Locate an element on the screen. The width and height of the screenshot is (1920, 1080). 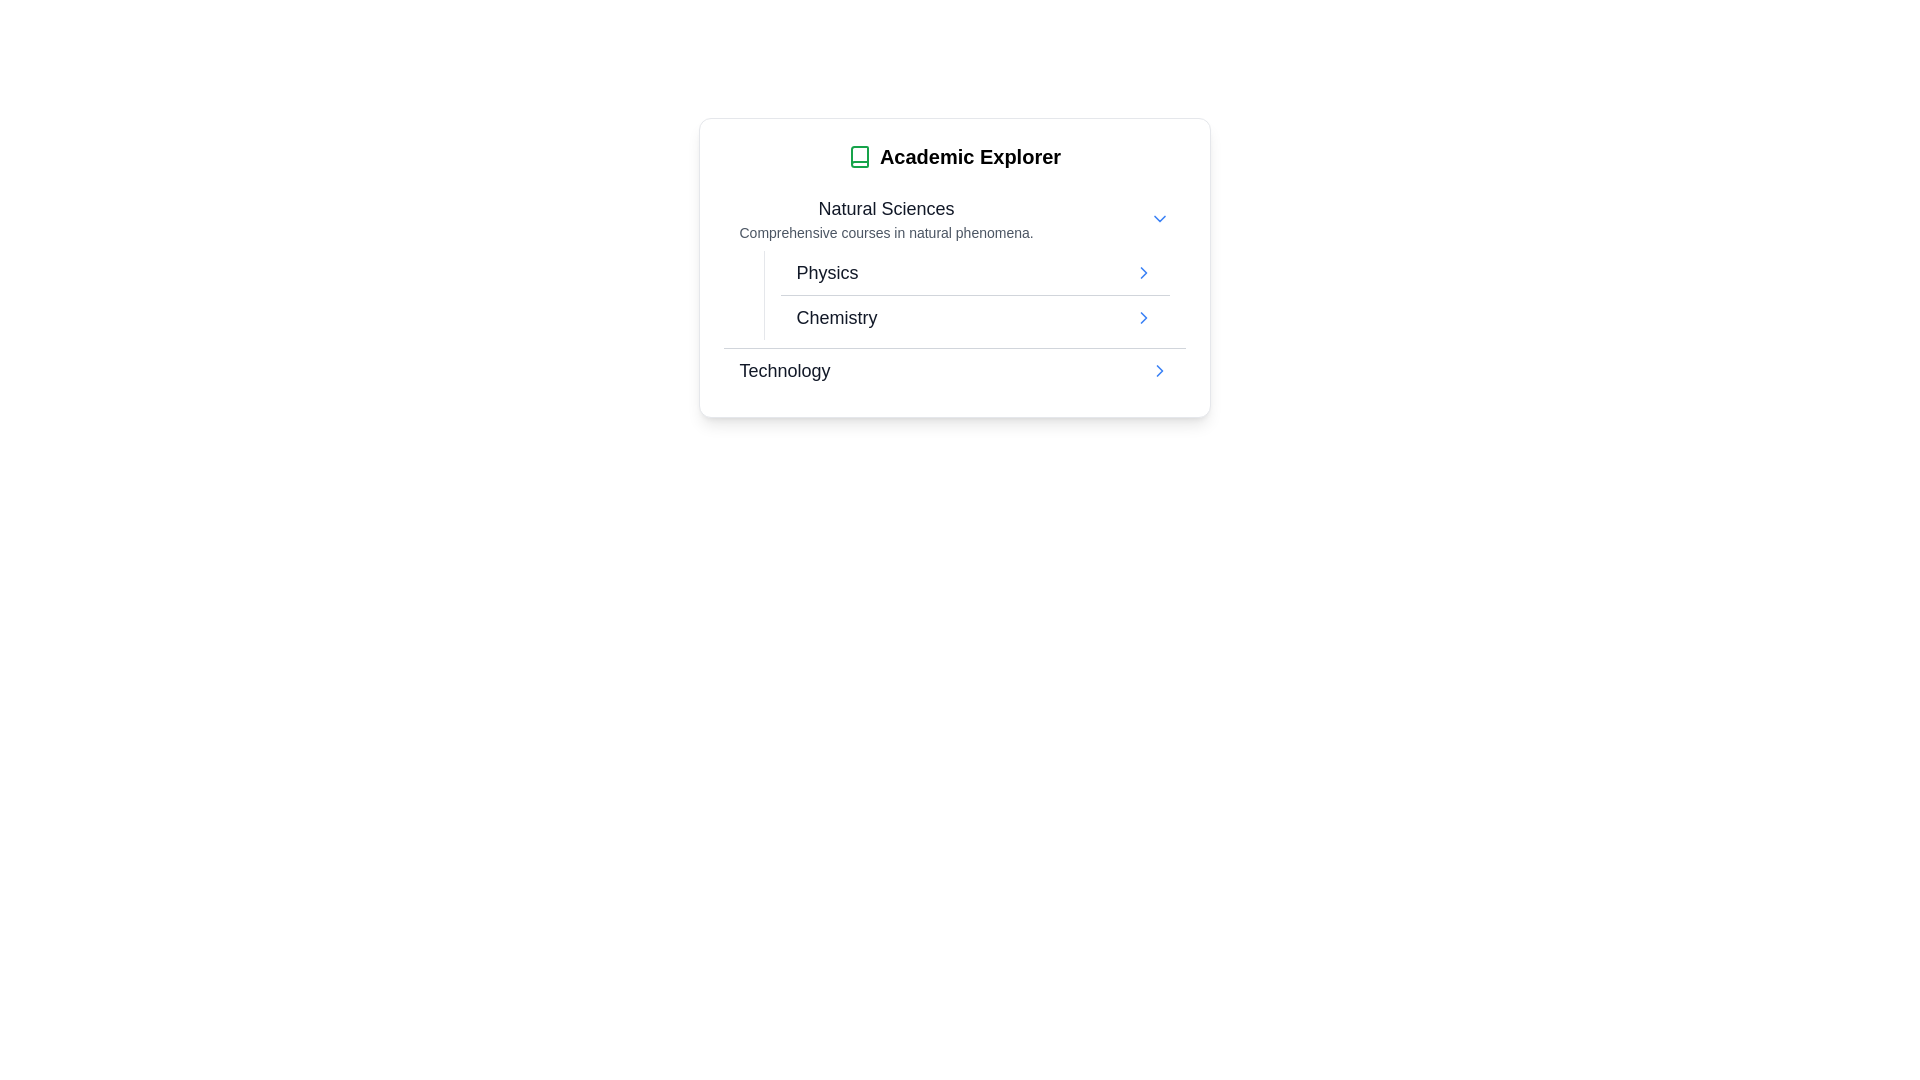
the 'Technology' button, which is the last item under the 'Natural Sciences' section is located at coordinates (953, 370).